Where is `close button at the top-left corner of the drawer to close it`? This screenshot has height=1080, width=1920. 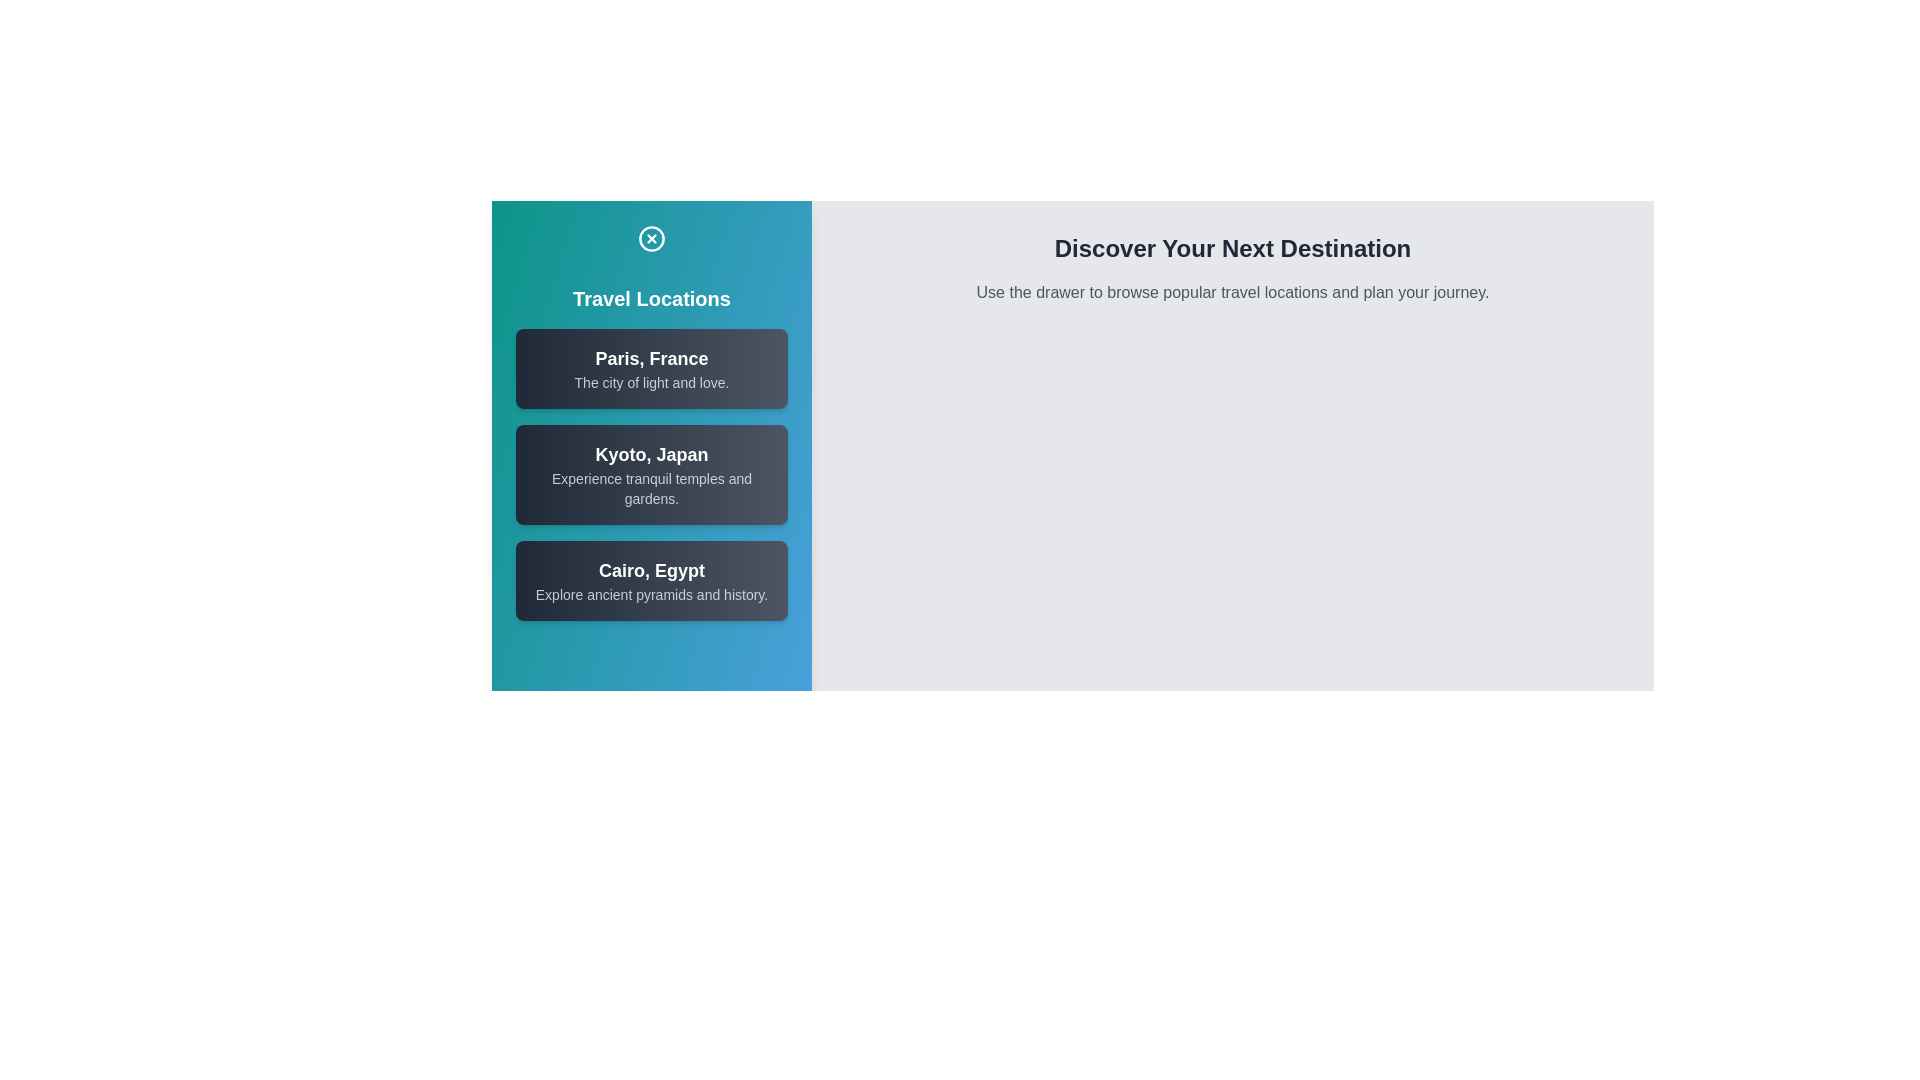
close button at the top-left corner of the drawer to close it is located at coordinates (652, 238).